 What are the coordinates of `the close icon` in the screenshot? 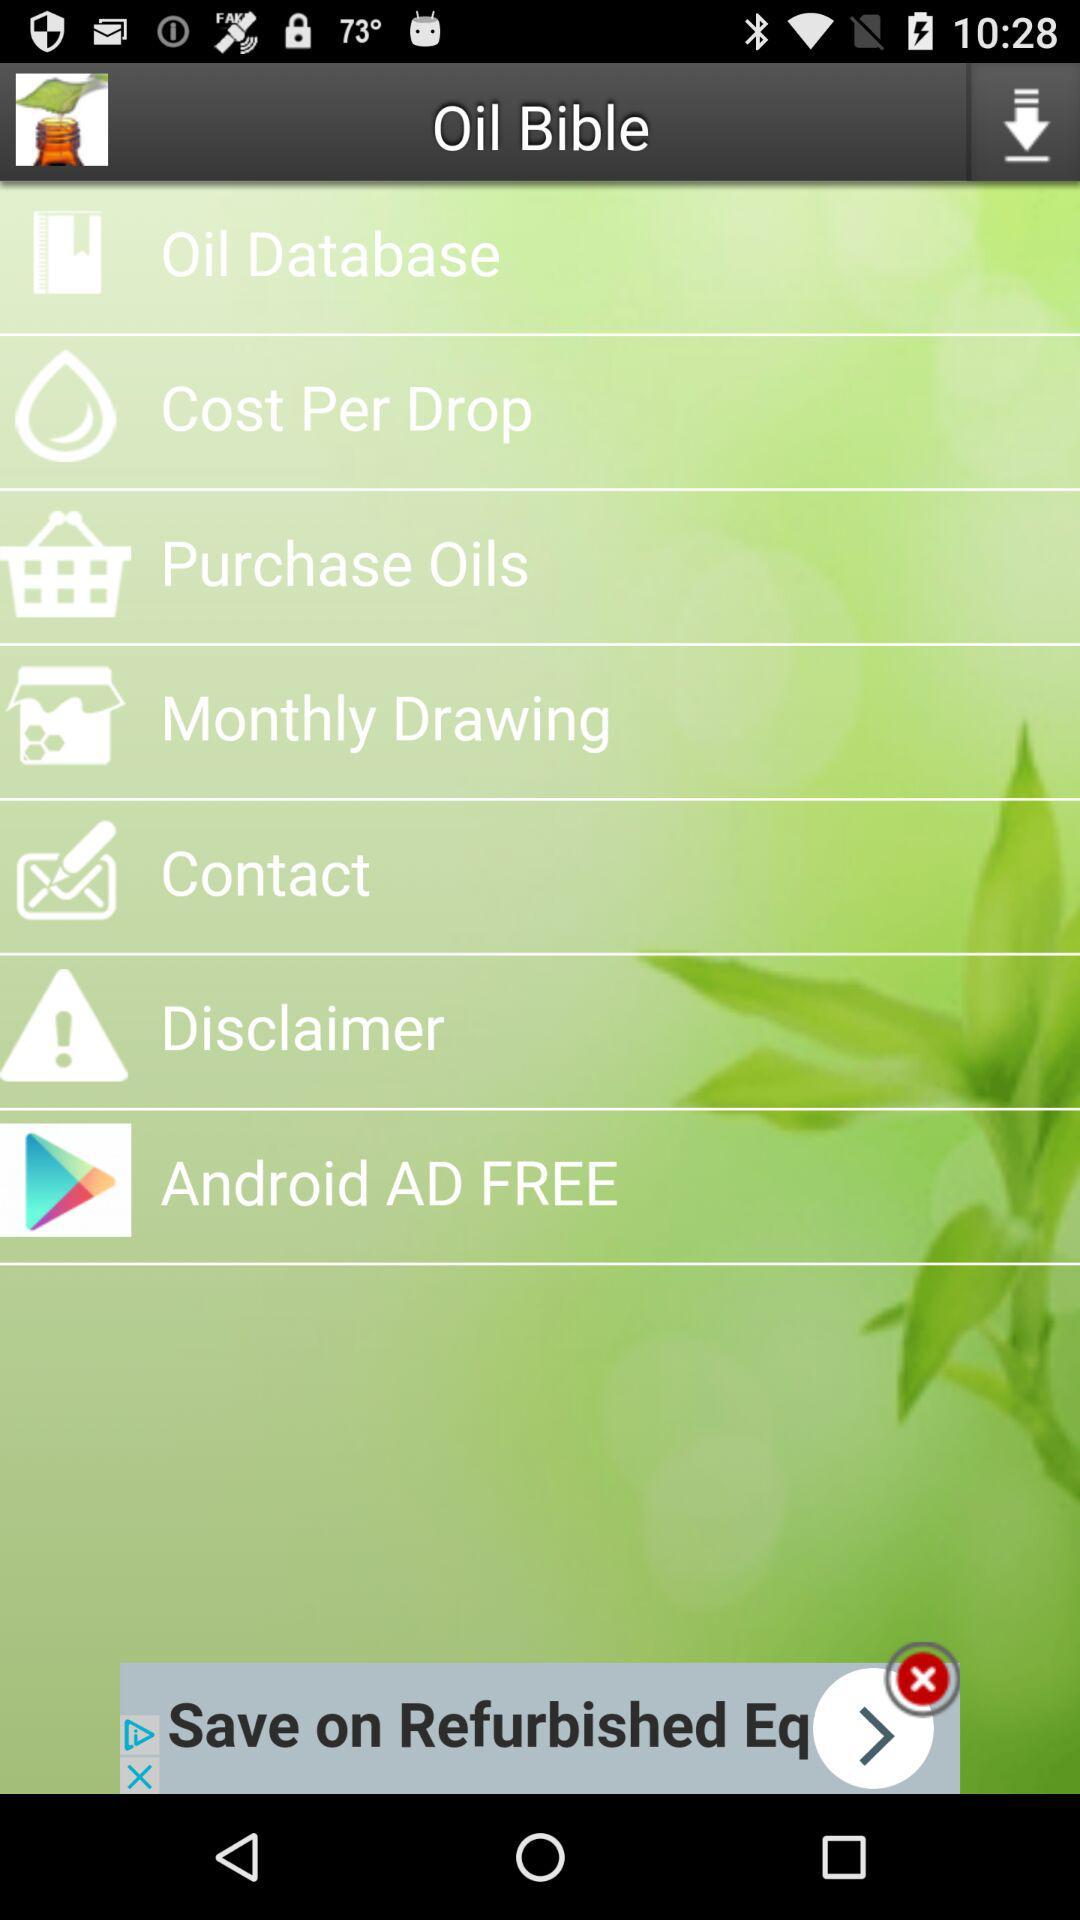 It's located at (921, 1798).